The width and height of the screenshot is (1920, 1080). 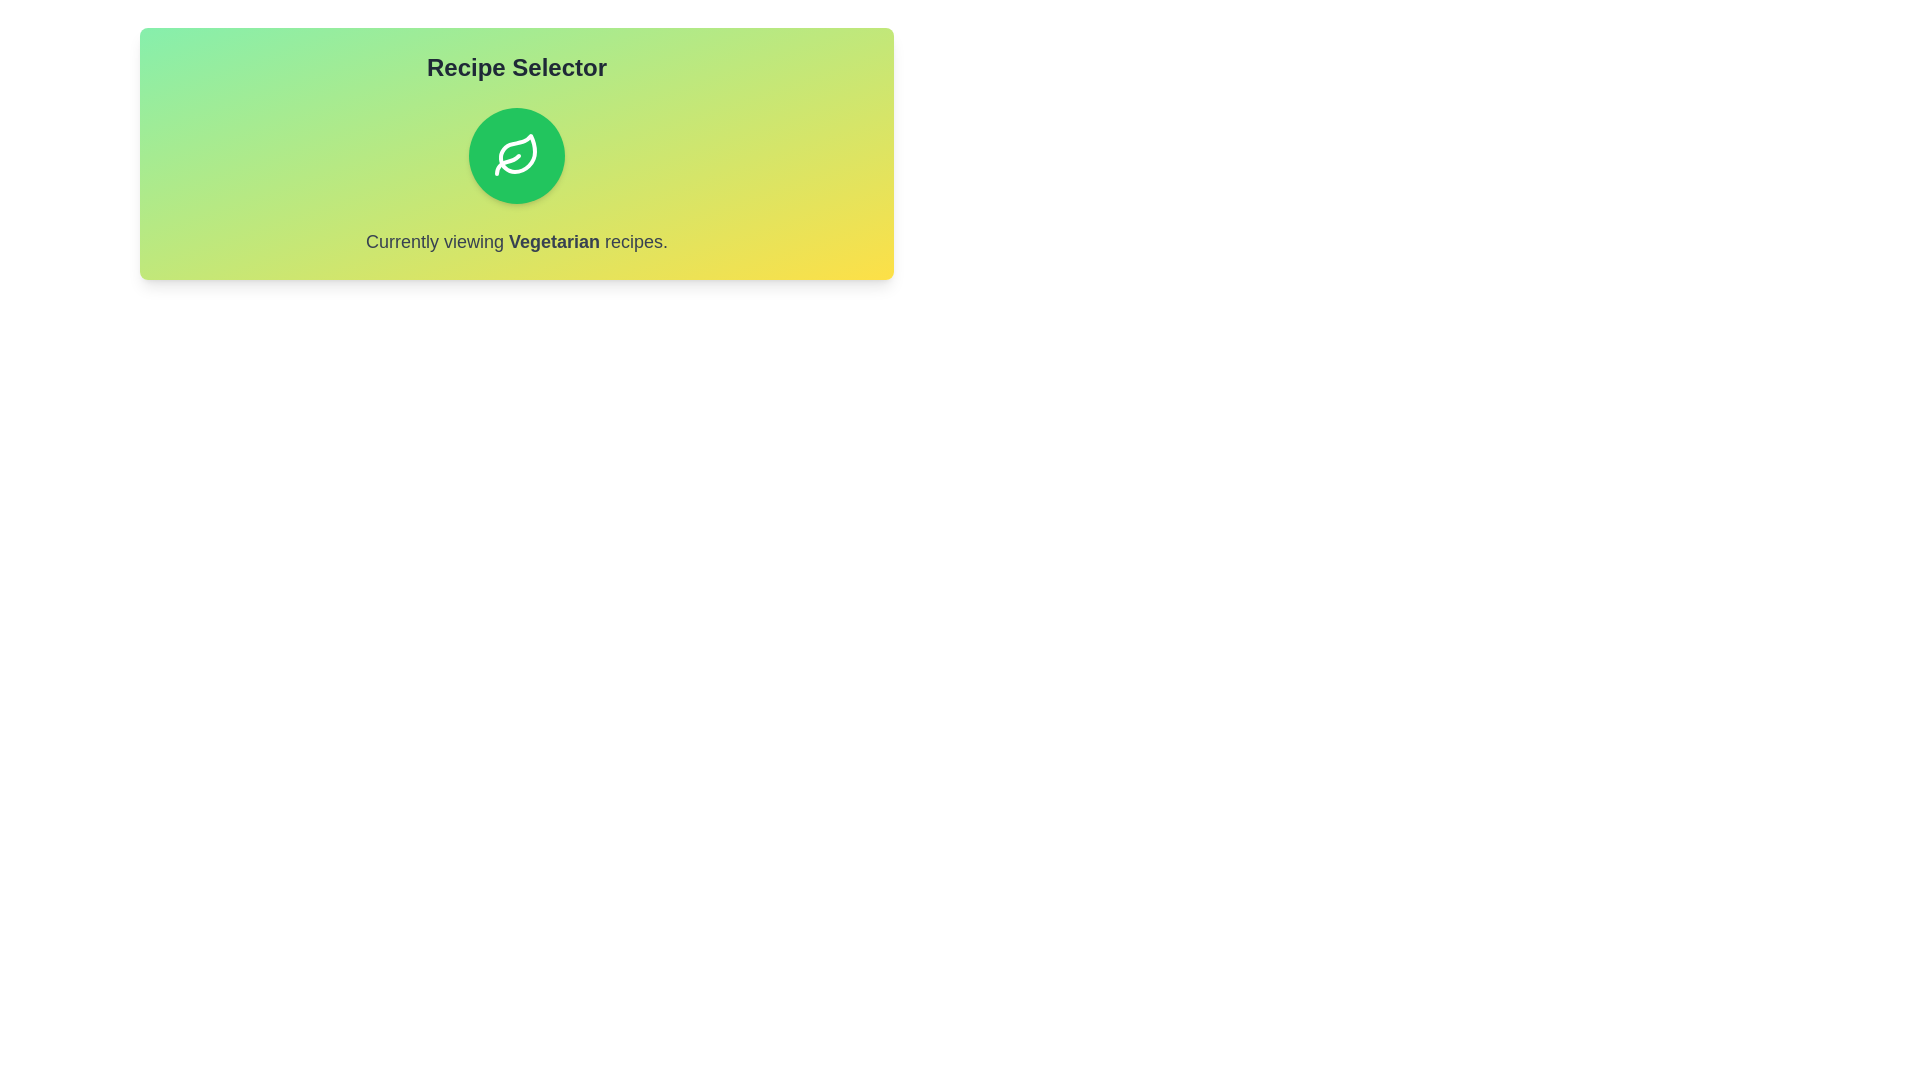 I want to click on the toggle button to switch between Vegetarian and Non-Vegetarian recipes, so click(x=517, y=154).